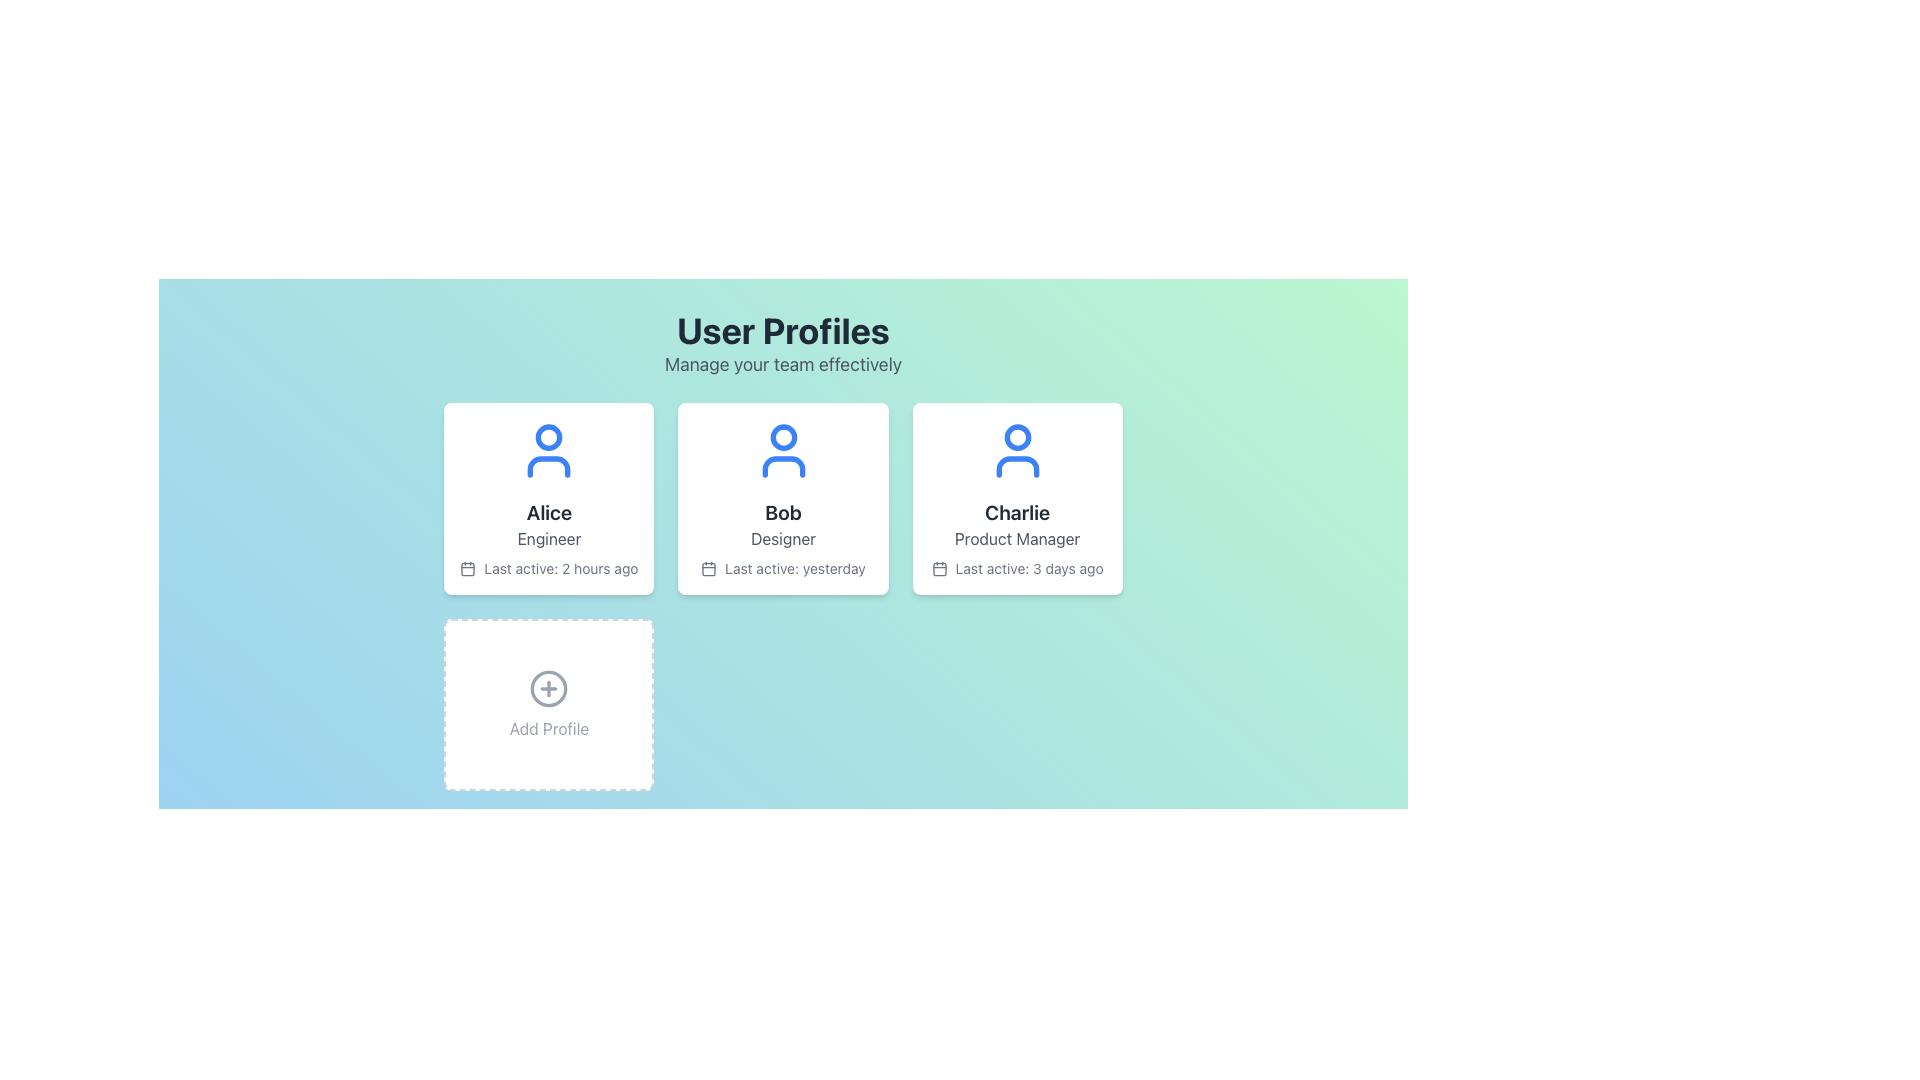 Image resolution: width=1920 pixels, height=1080 pixels. I want to click on the text label displaying 'Bob' in bold, larger font within the user profile card, located below the user icon and above the text 'Designer', so click(782, 512).